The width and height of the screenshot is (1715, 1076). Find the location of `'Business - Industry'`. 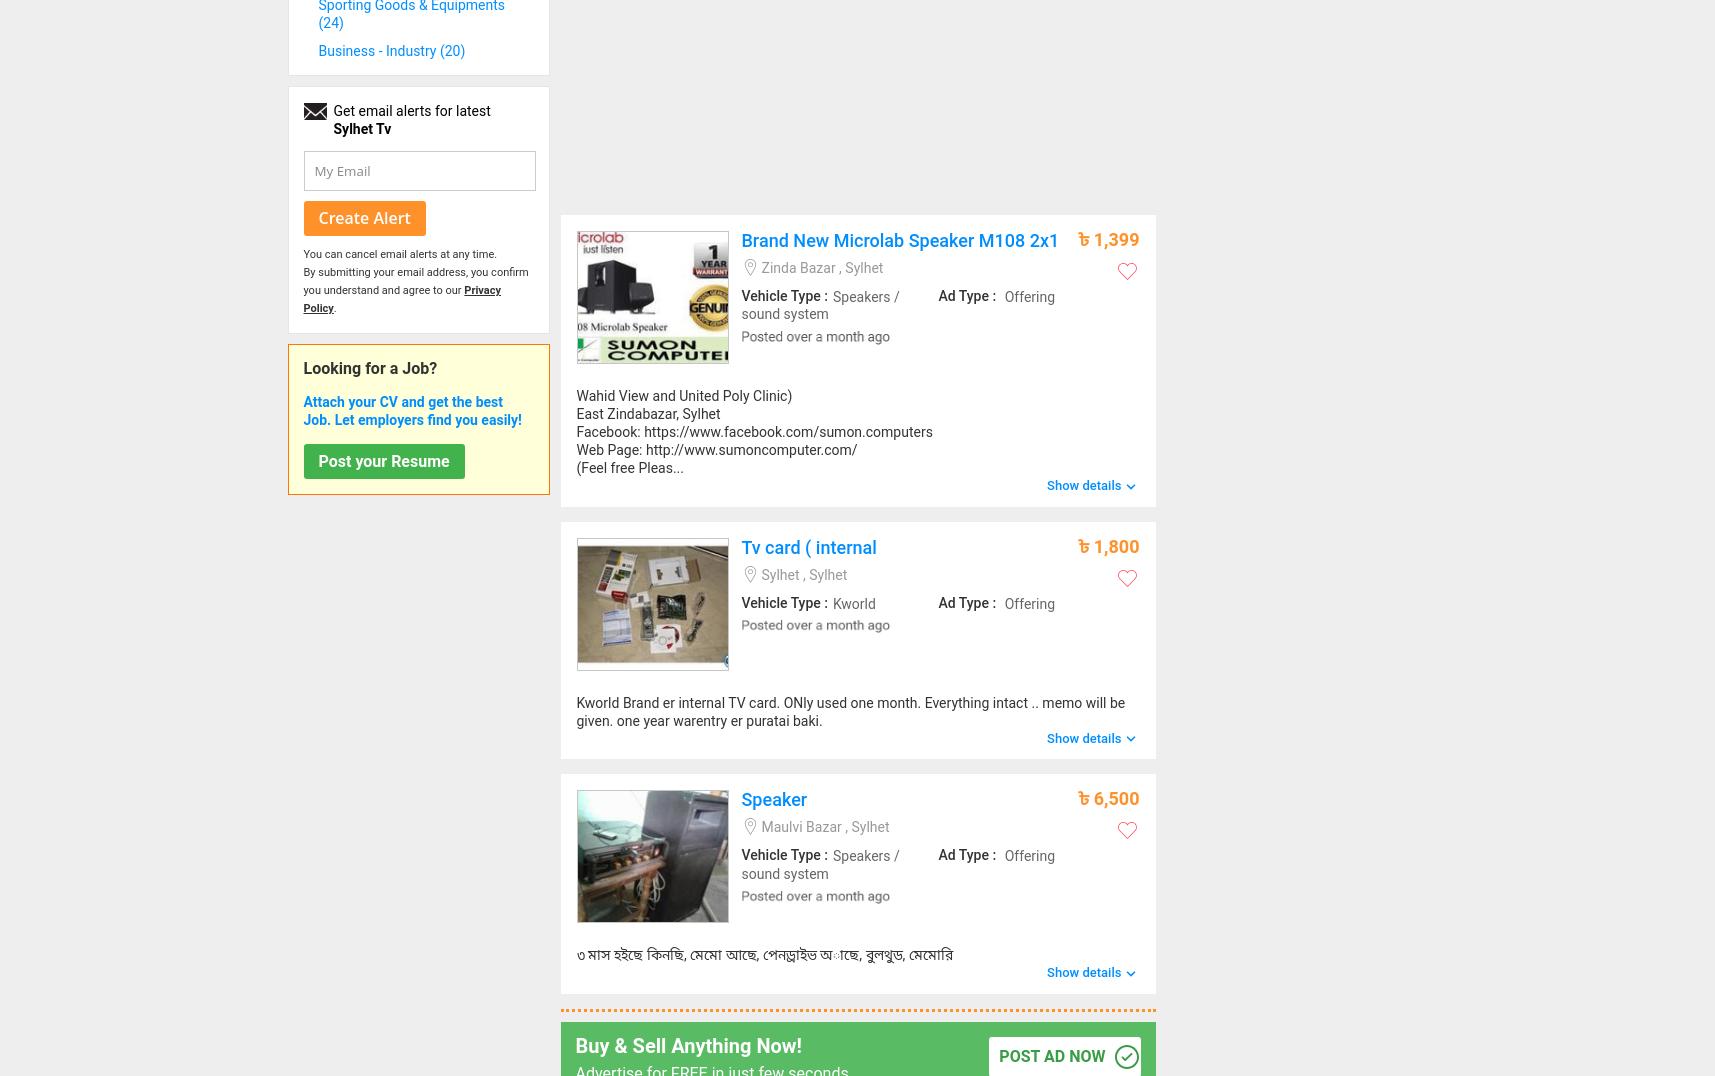

'Business - Industry' is located at coordinates (378, 51).